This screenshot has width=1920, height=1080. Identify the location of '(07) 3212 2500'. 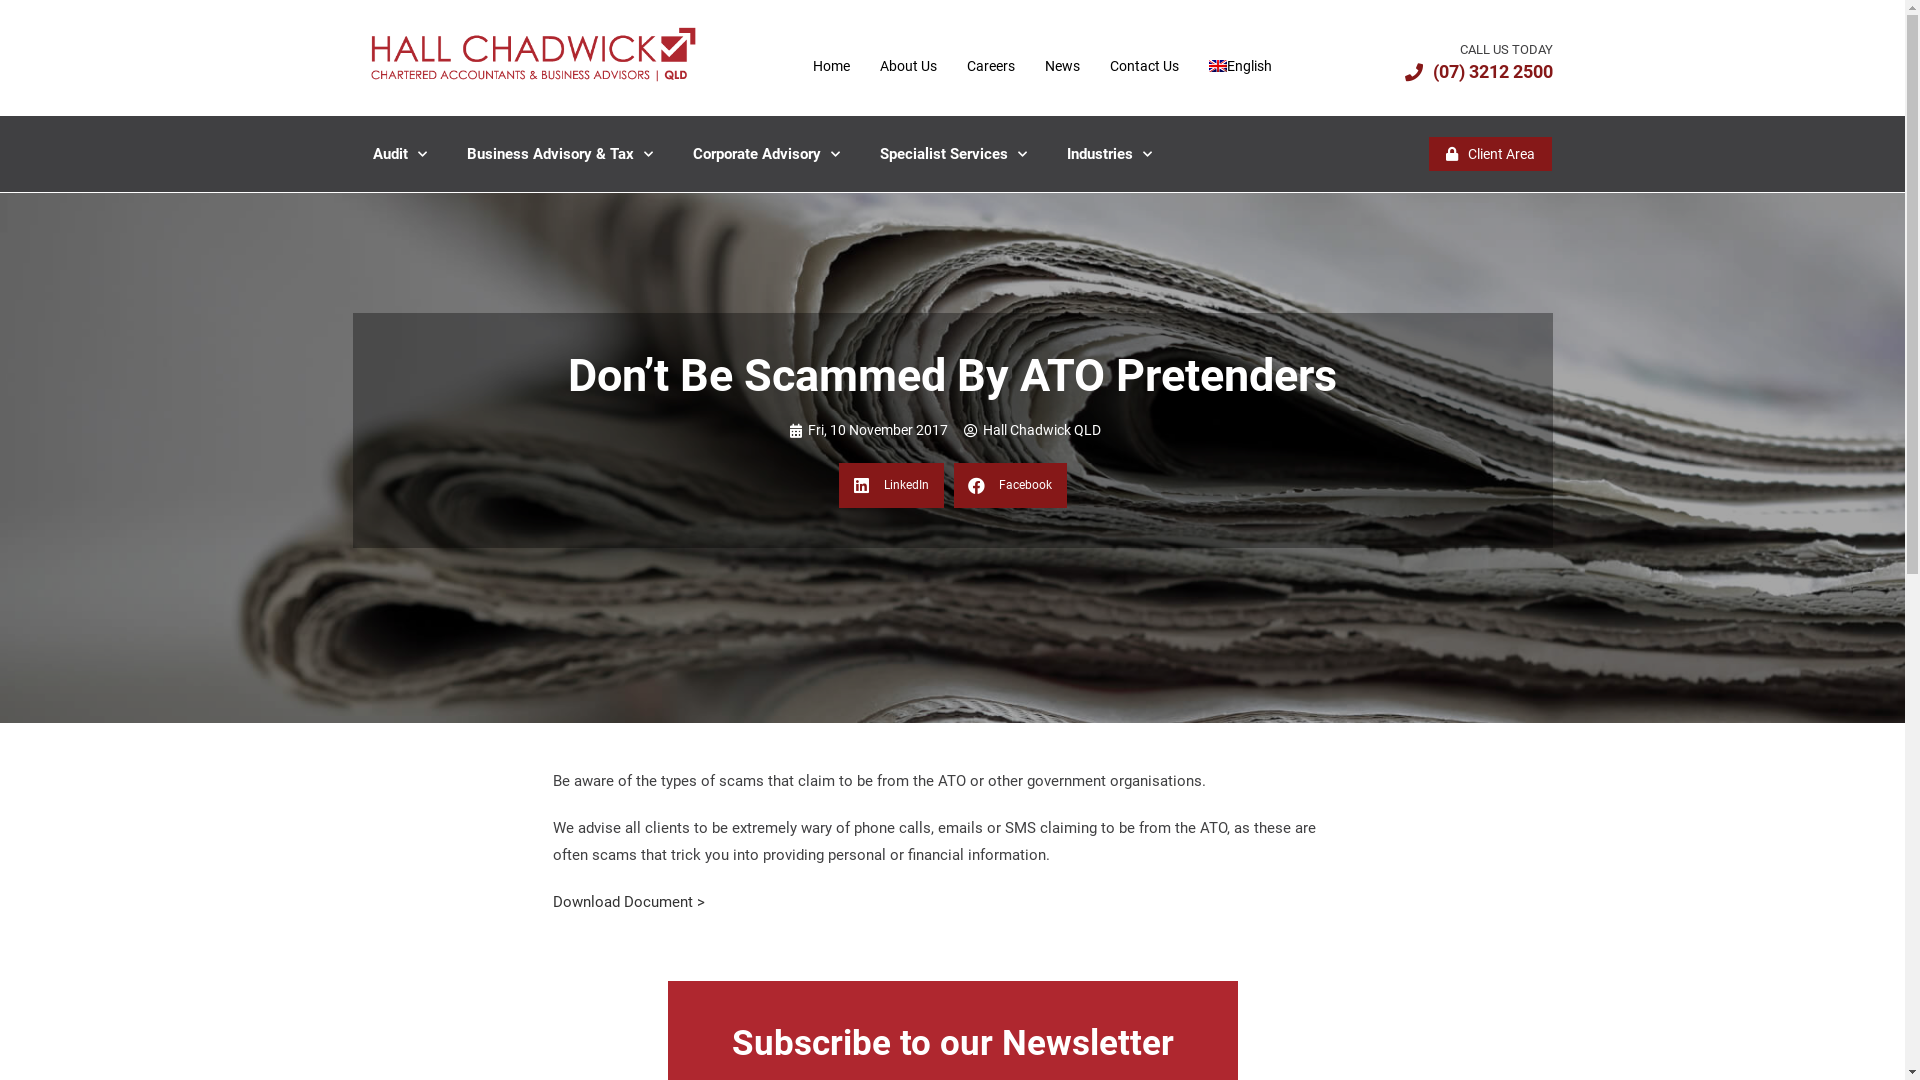
(1478, 71).